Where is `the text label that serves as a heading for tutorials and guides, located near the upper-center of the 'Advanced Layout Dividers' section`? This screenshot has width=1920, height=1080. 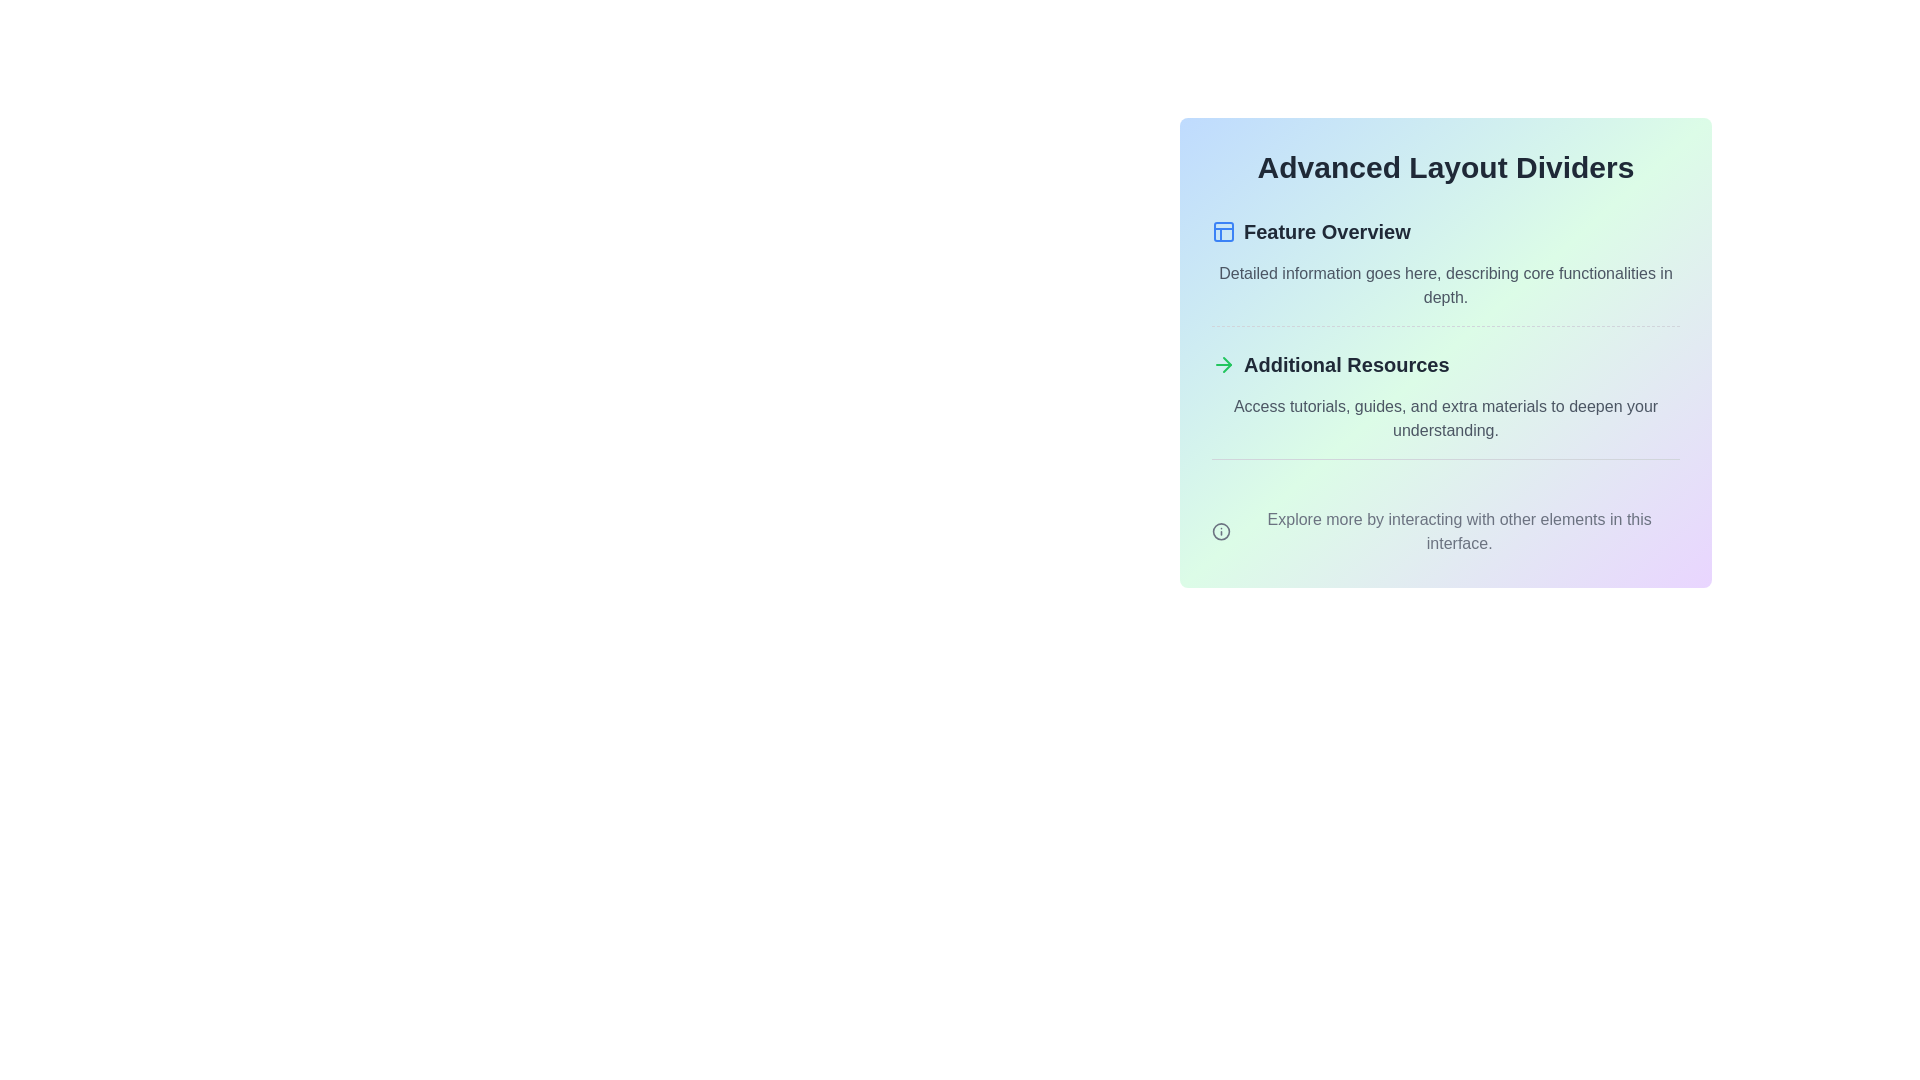
the text label that serves as a heading for tutorials and guides, located near the upper-center of the 'Advanced Layout Dividers' section is located at coordinates (1346, 365).